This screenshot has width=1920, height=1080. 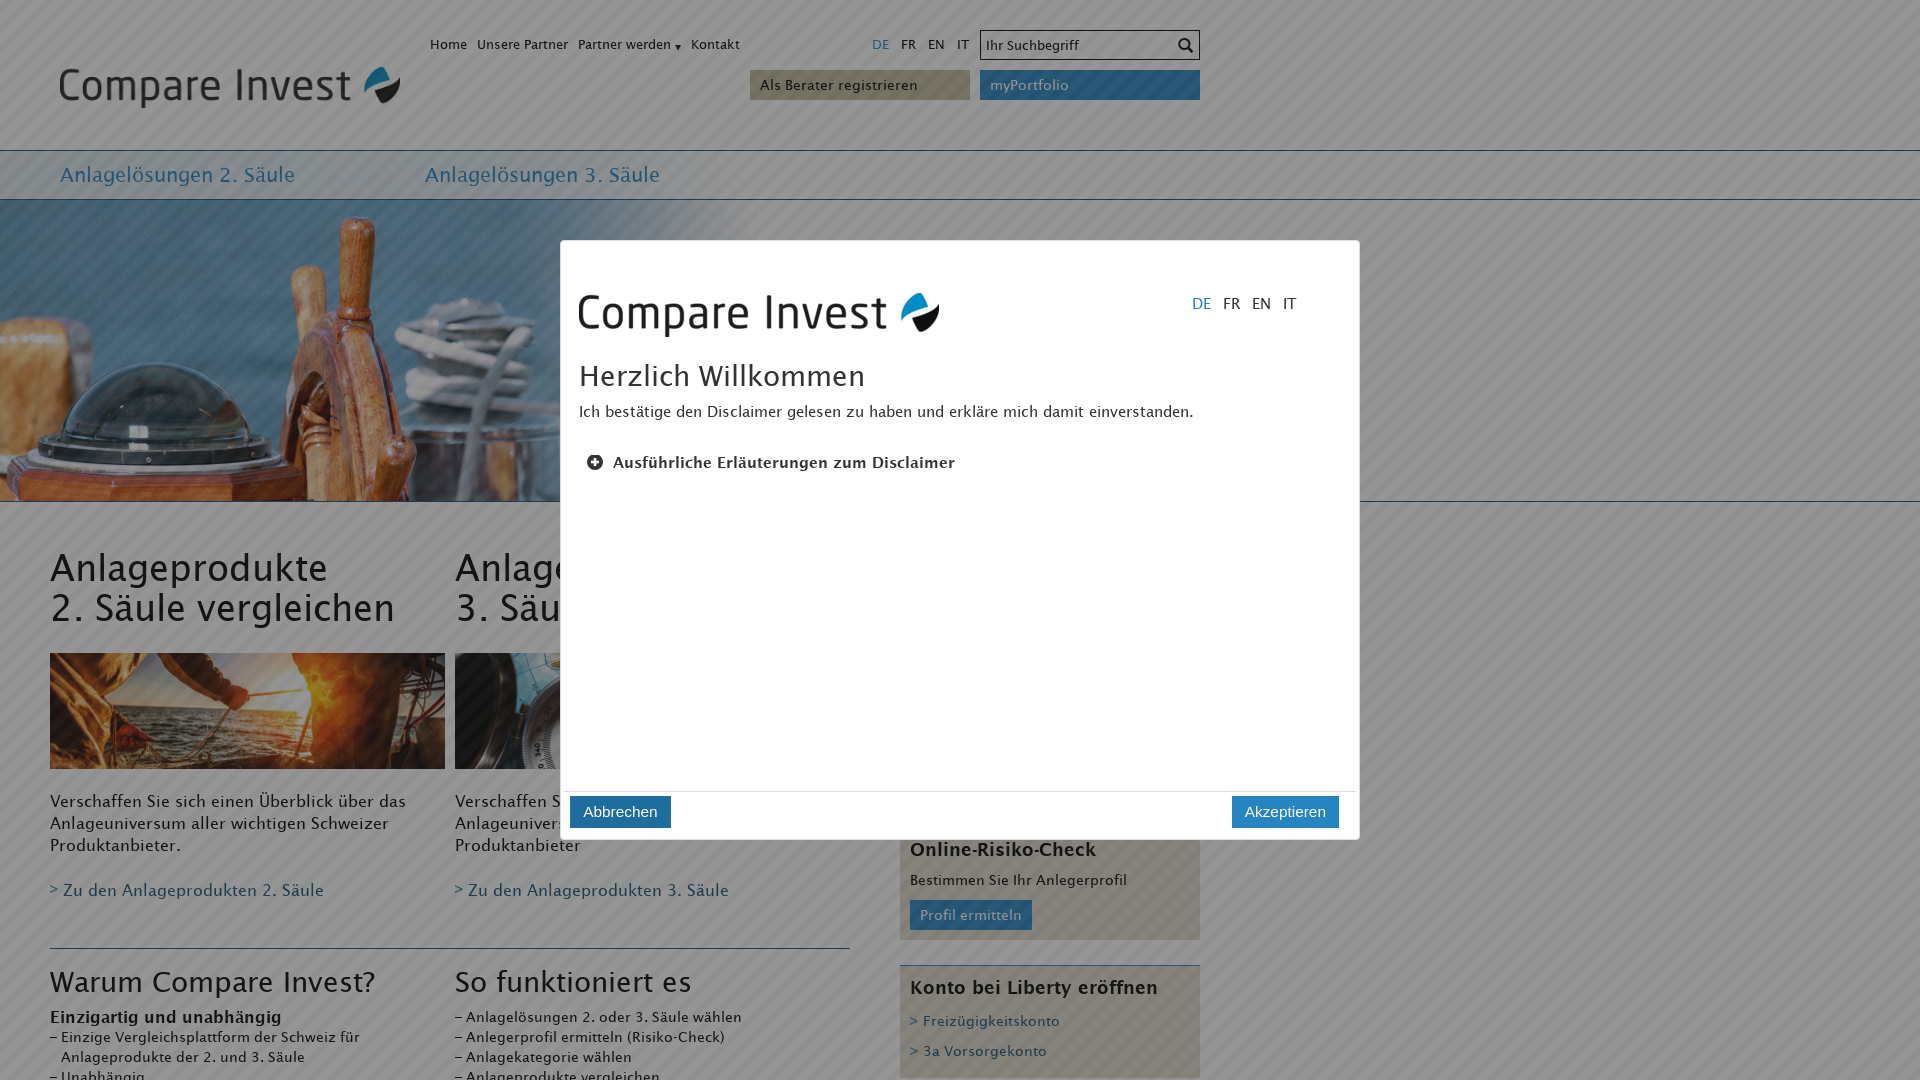 What do you see at coordinates (1254, 303) in the screenshot?
I see `'EN'` at bounding box center [1254, 303].